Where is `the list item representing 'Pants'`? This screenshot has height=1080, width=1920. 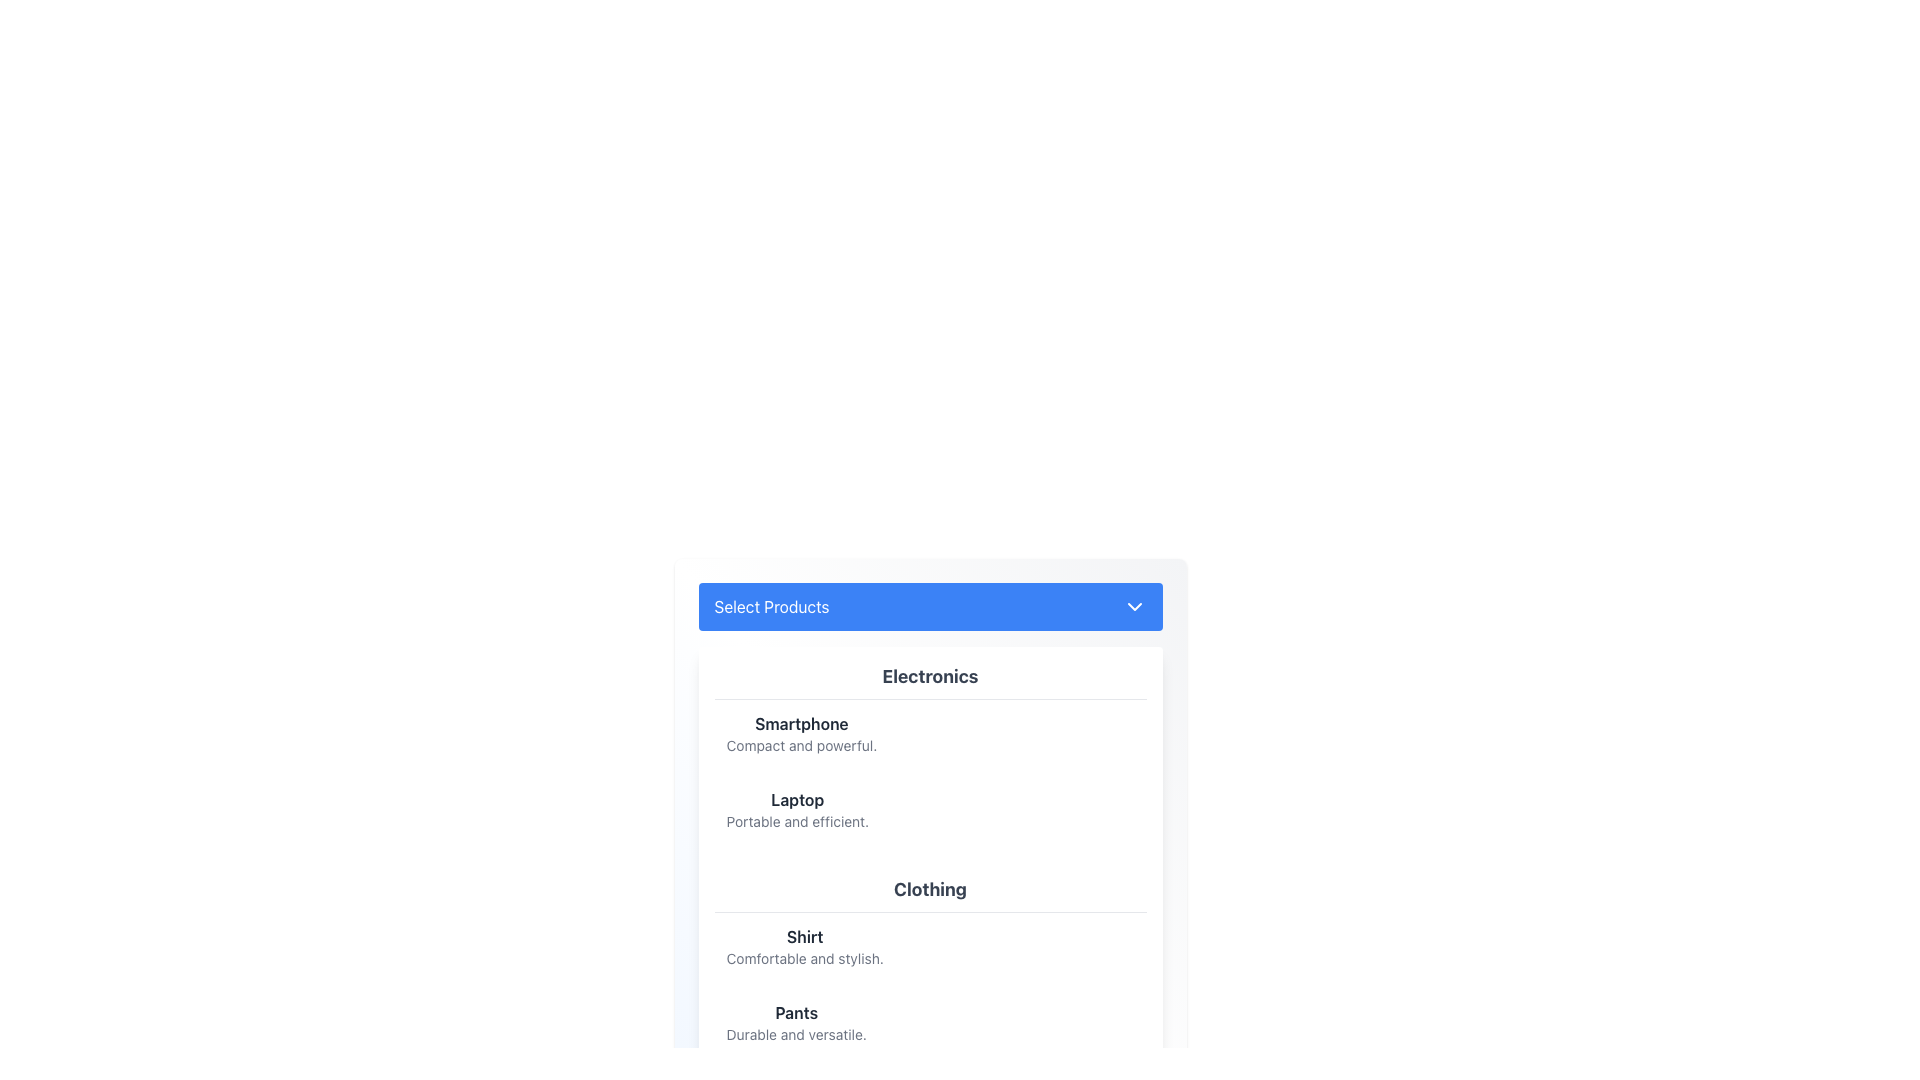
the list item representing 'Pants' is located at coordinates (929, 1022).